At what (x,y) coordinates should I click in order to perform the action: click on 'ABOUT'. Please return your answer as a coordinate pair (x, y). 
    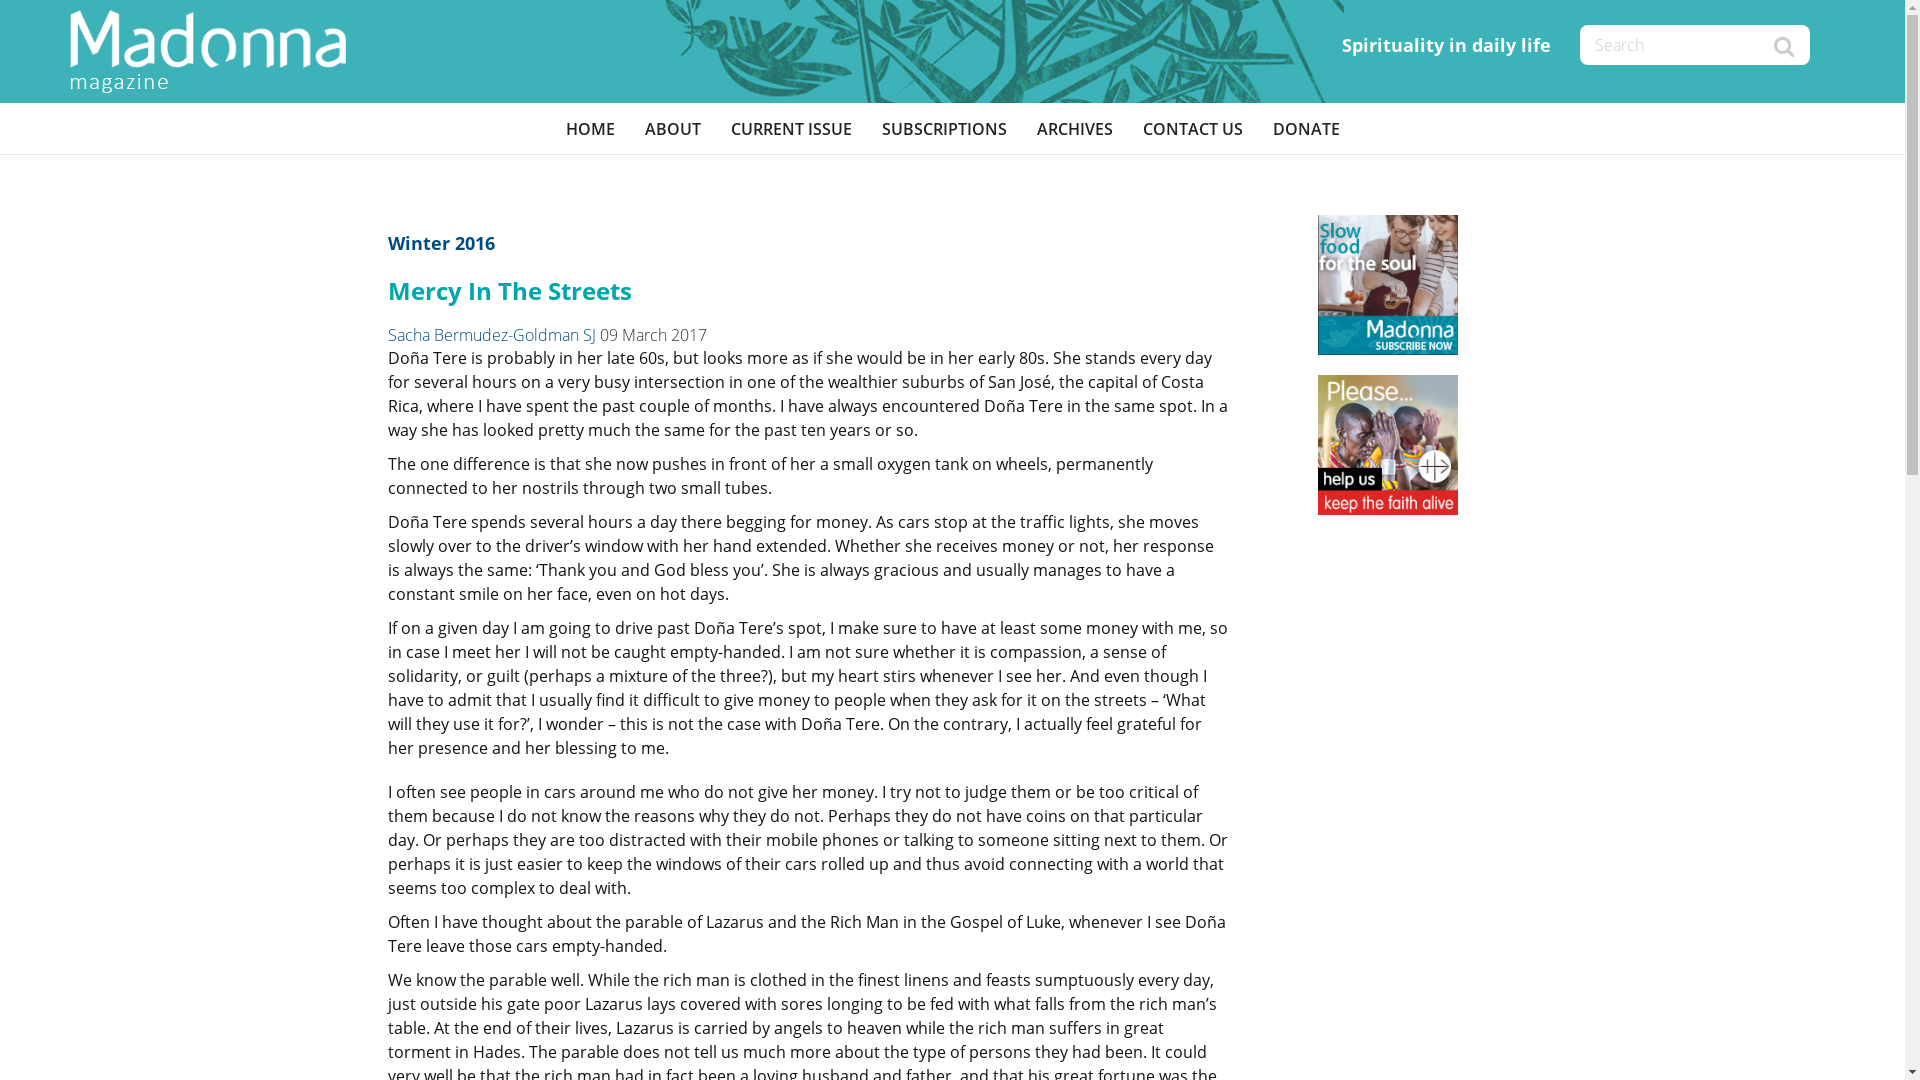
    Looking at the image, I should click on (672, 128).